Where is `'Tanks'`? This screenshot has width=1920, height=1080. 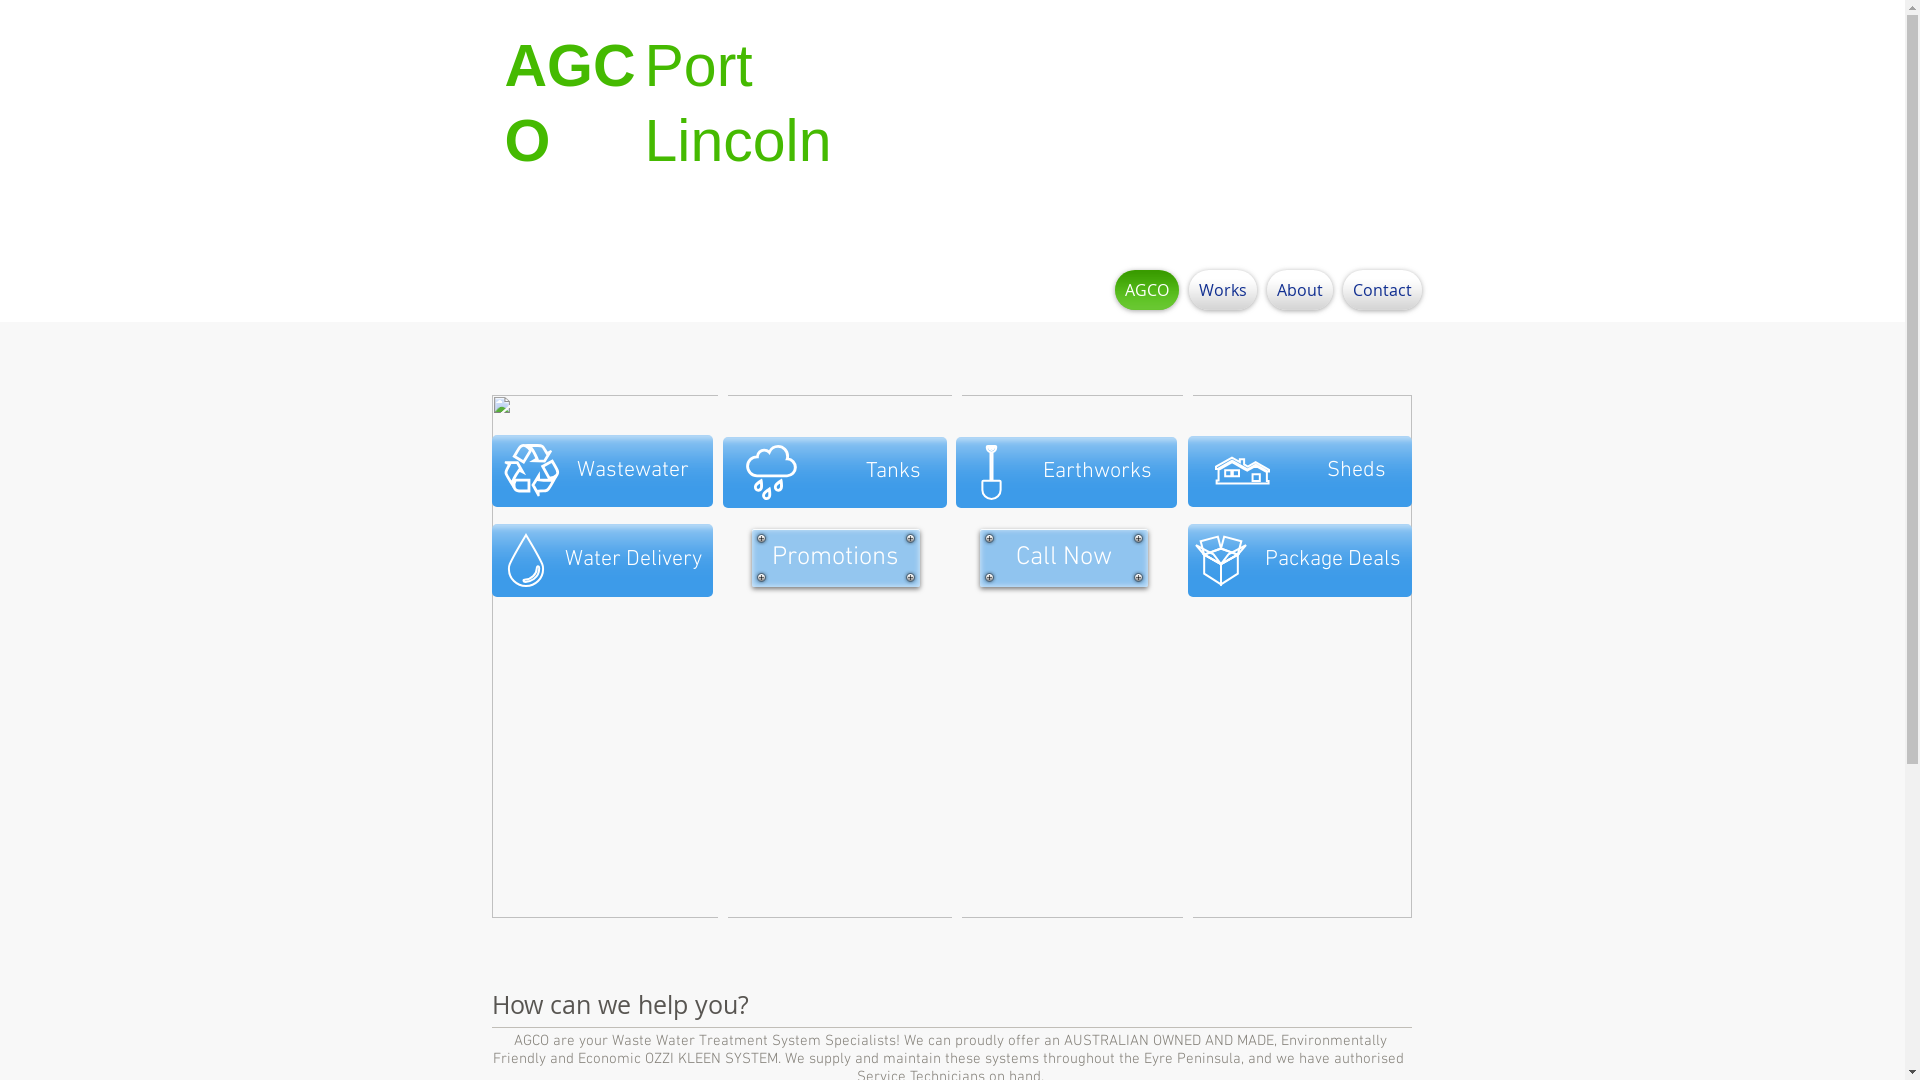 'Tanks' is located at coordinates (834, 472).